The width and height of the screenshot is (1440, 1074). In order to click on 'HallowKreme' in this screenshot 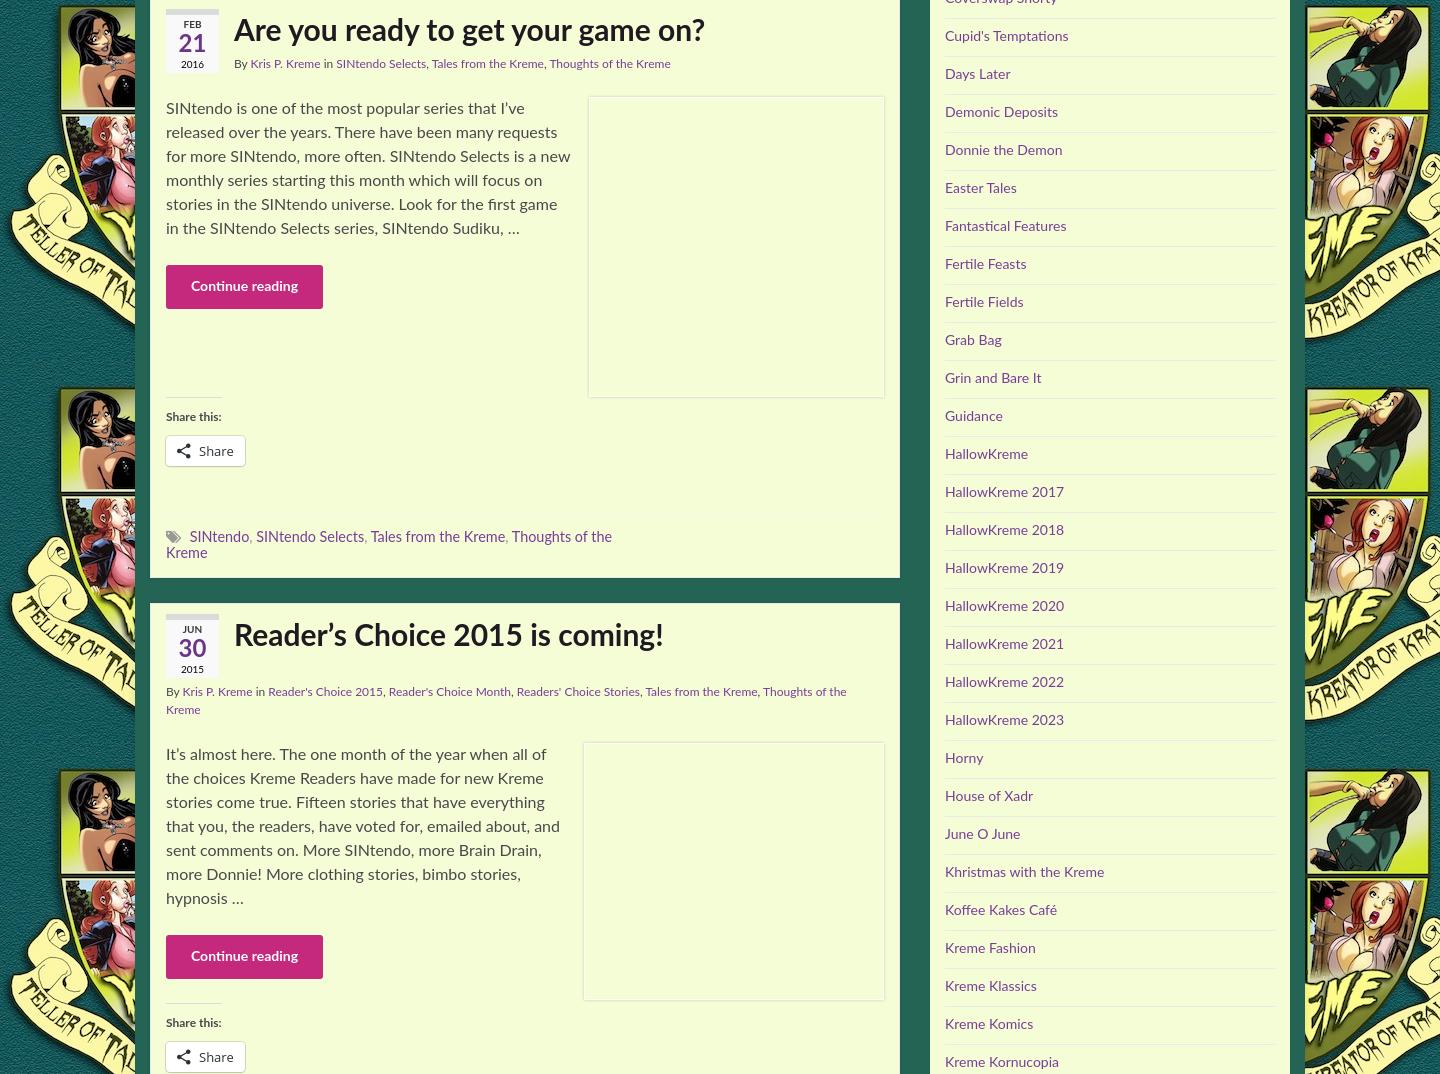, I will do `click(985, 453)`.